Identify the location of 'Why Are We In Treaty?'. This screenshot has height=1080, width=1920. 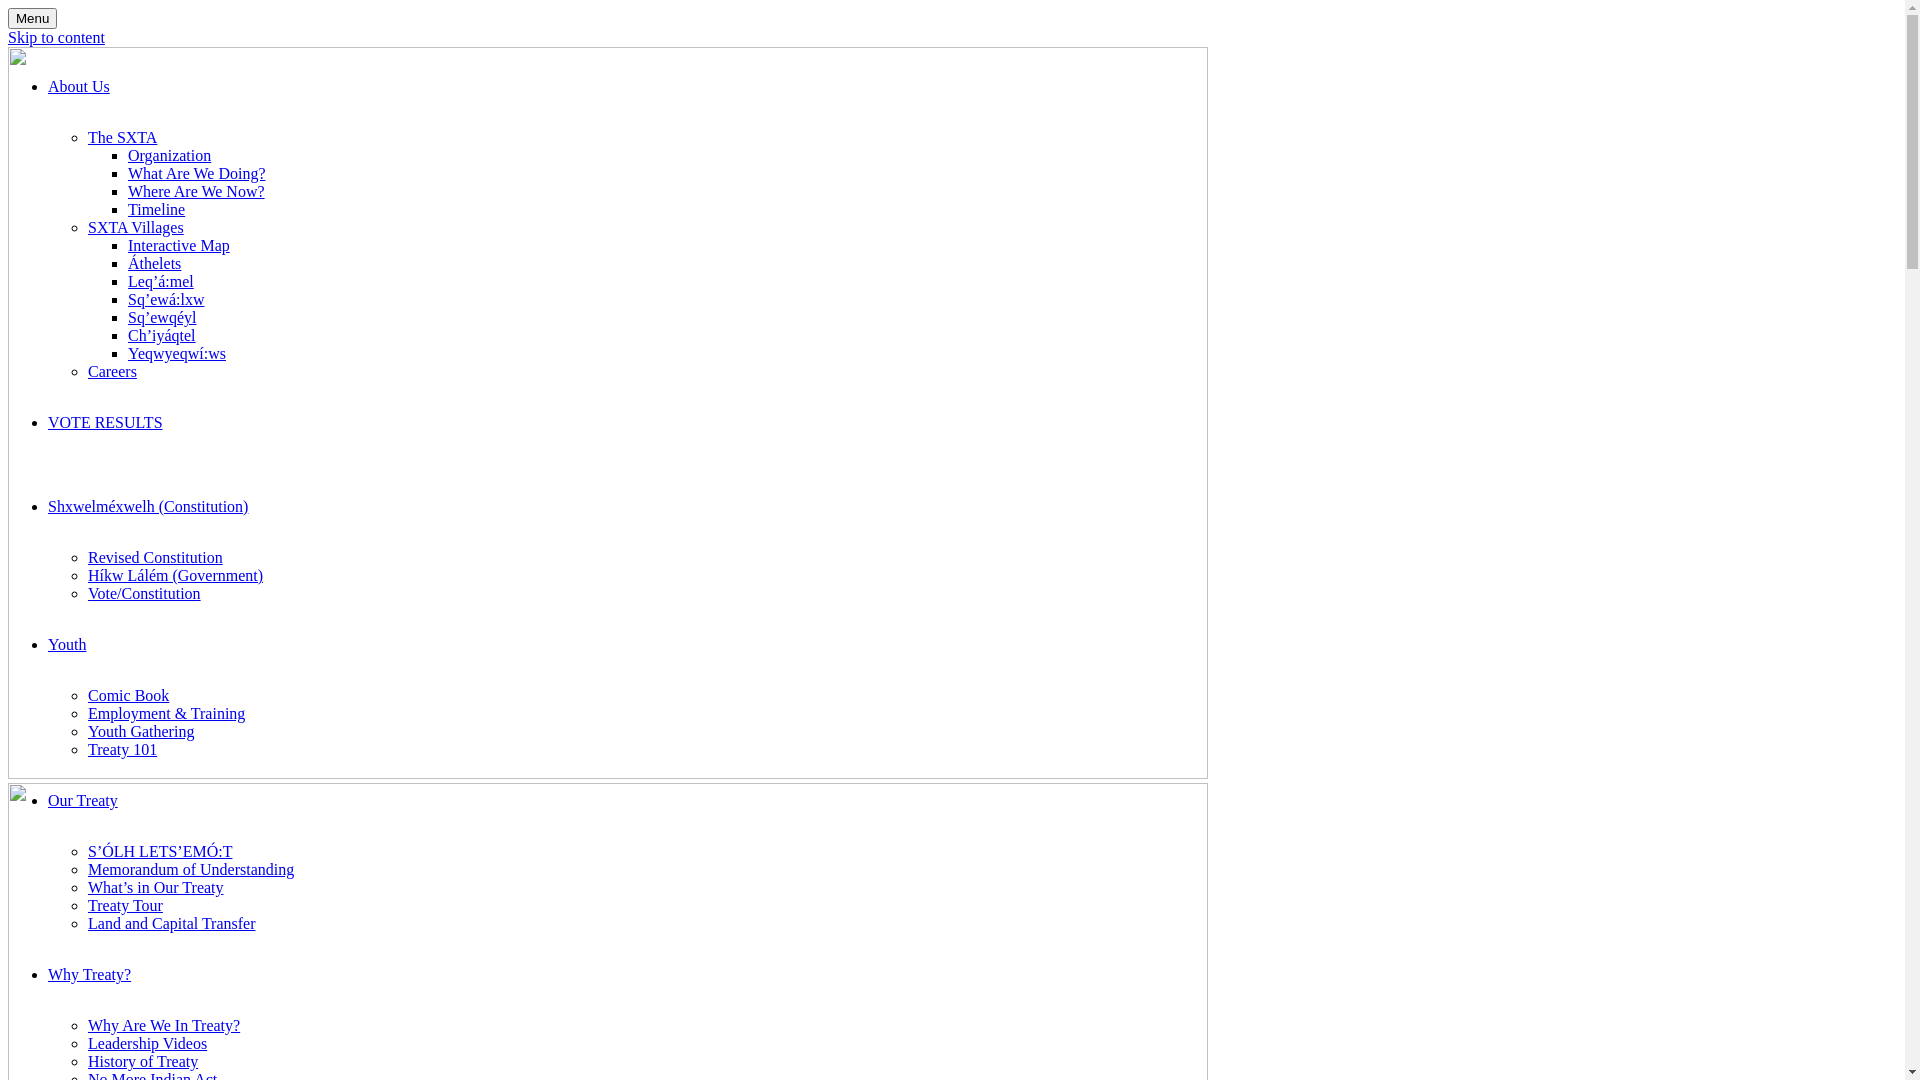
(163, 1025).